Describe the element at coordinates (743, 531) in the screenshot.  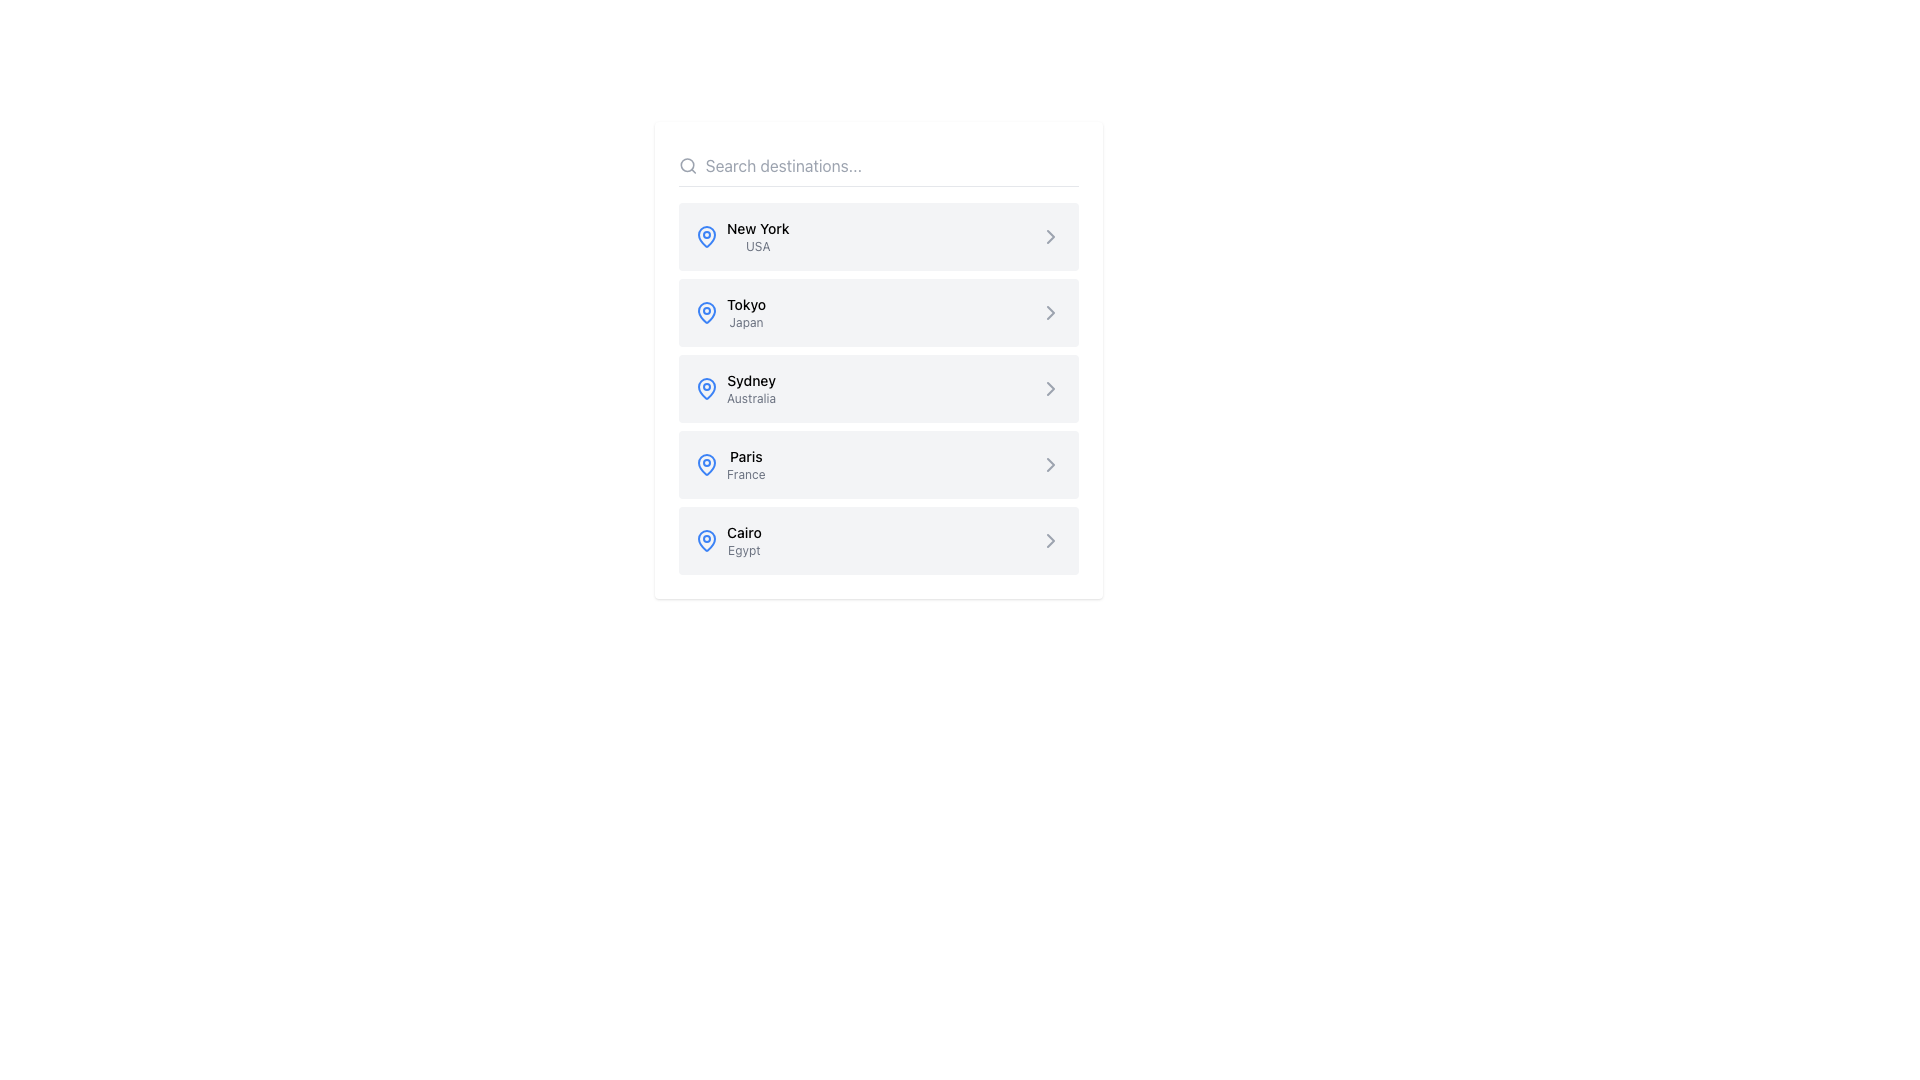
I see `the text label reading 'Cairo', which is styled with a medium font weight and smaller than standard size, appearing in black color, located above 'Egypt' and to the right of a blue location icon` at that location.